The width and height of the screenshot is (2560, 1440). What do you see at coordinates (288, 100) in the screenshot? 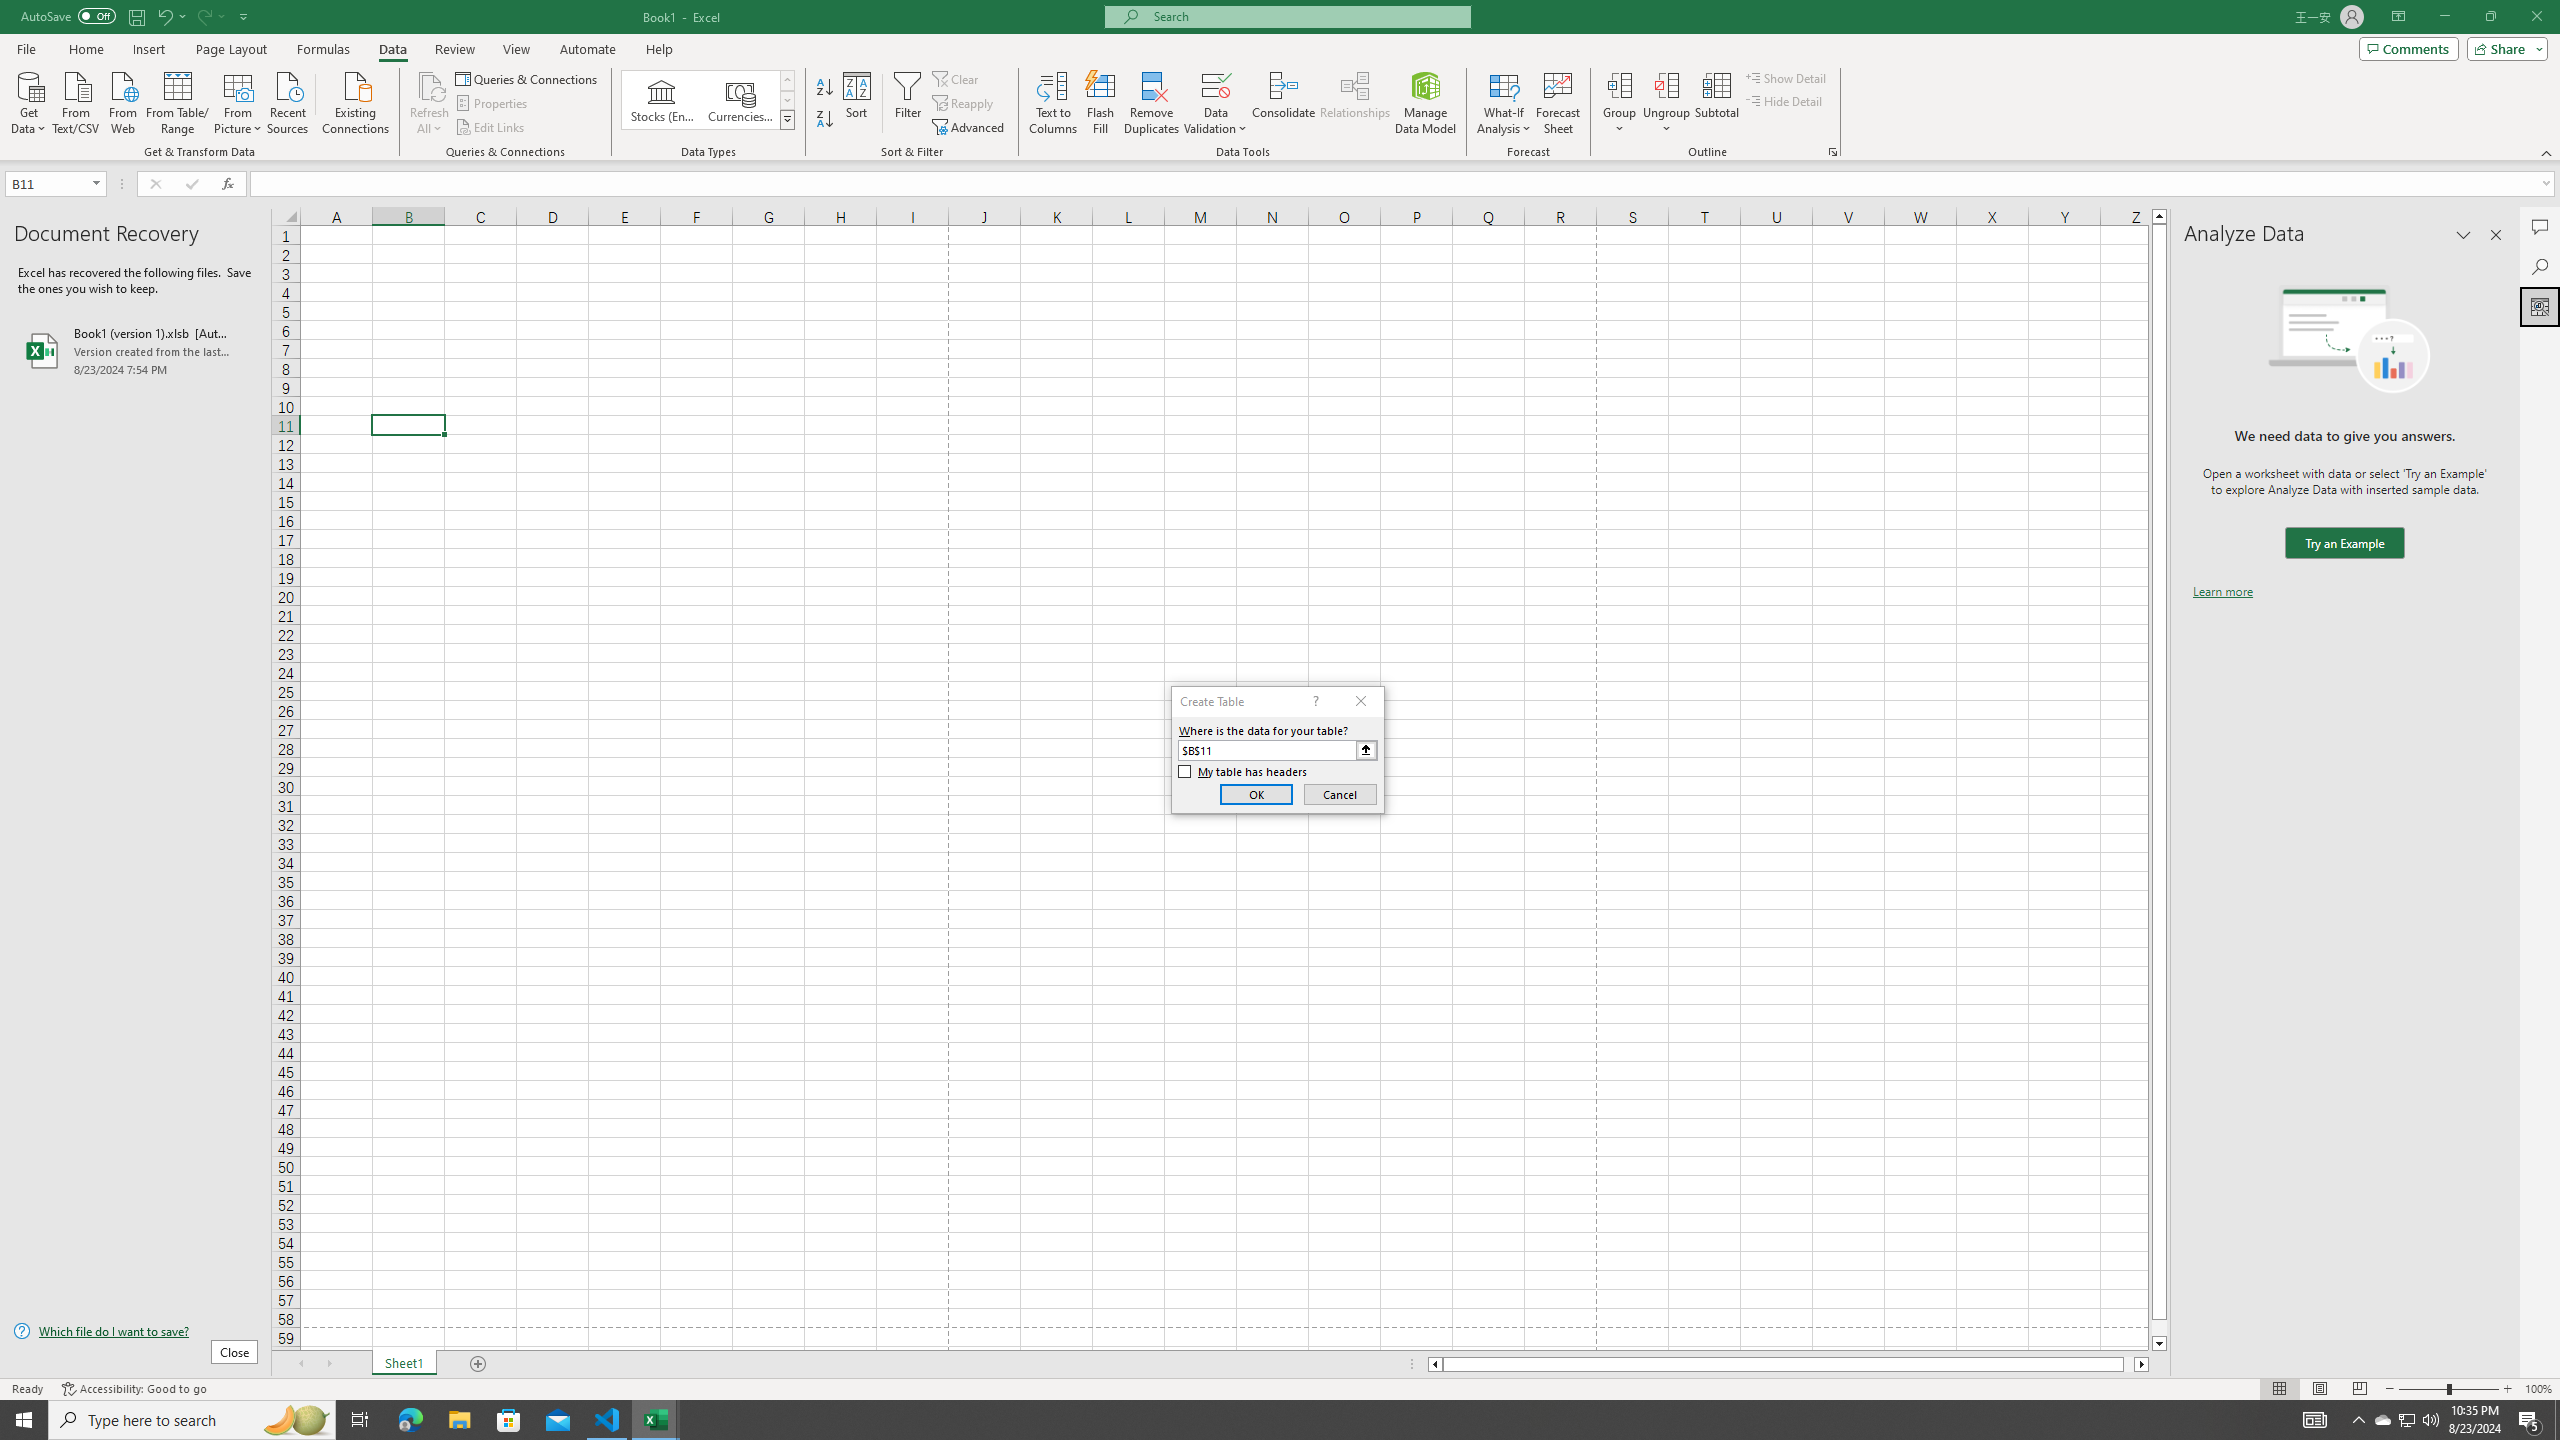
I see `'Recent Sources'` at bounding box center [288, 100].